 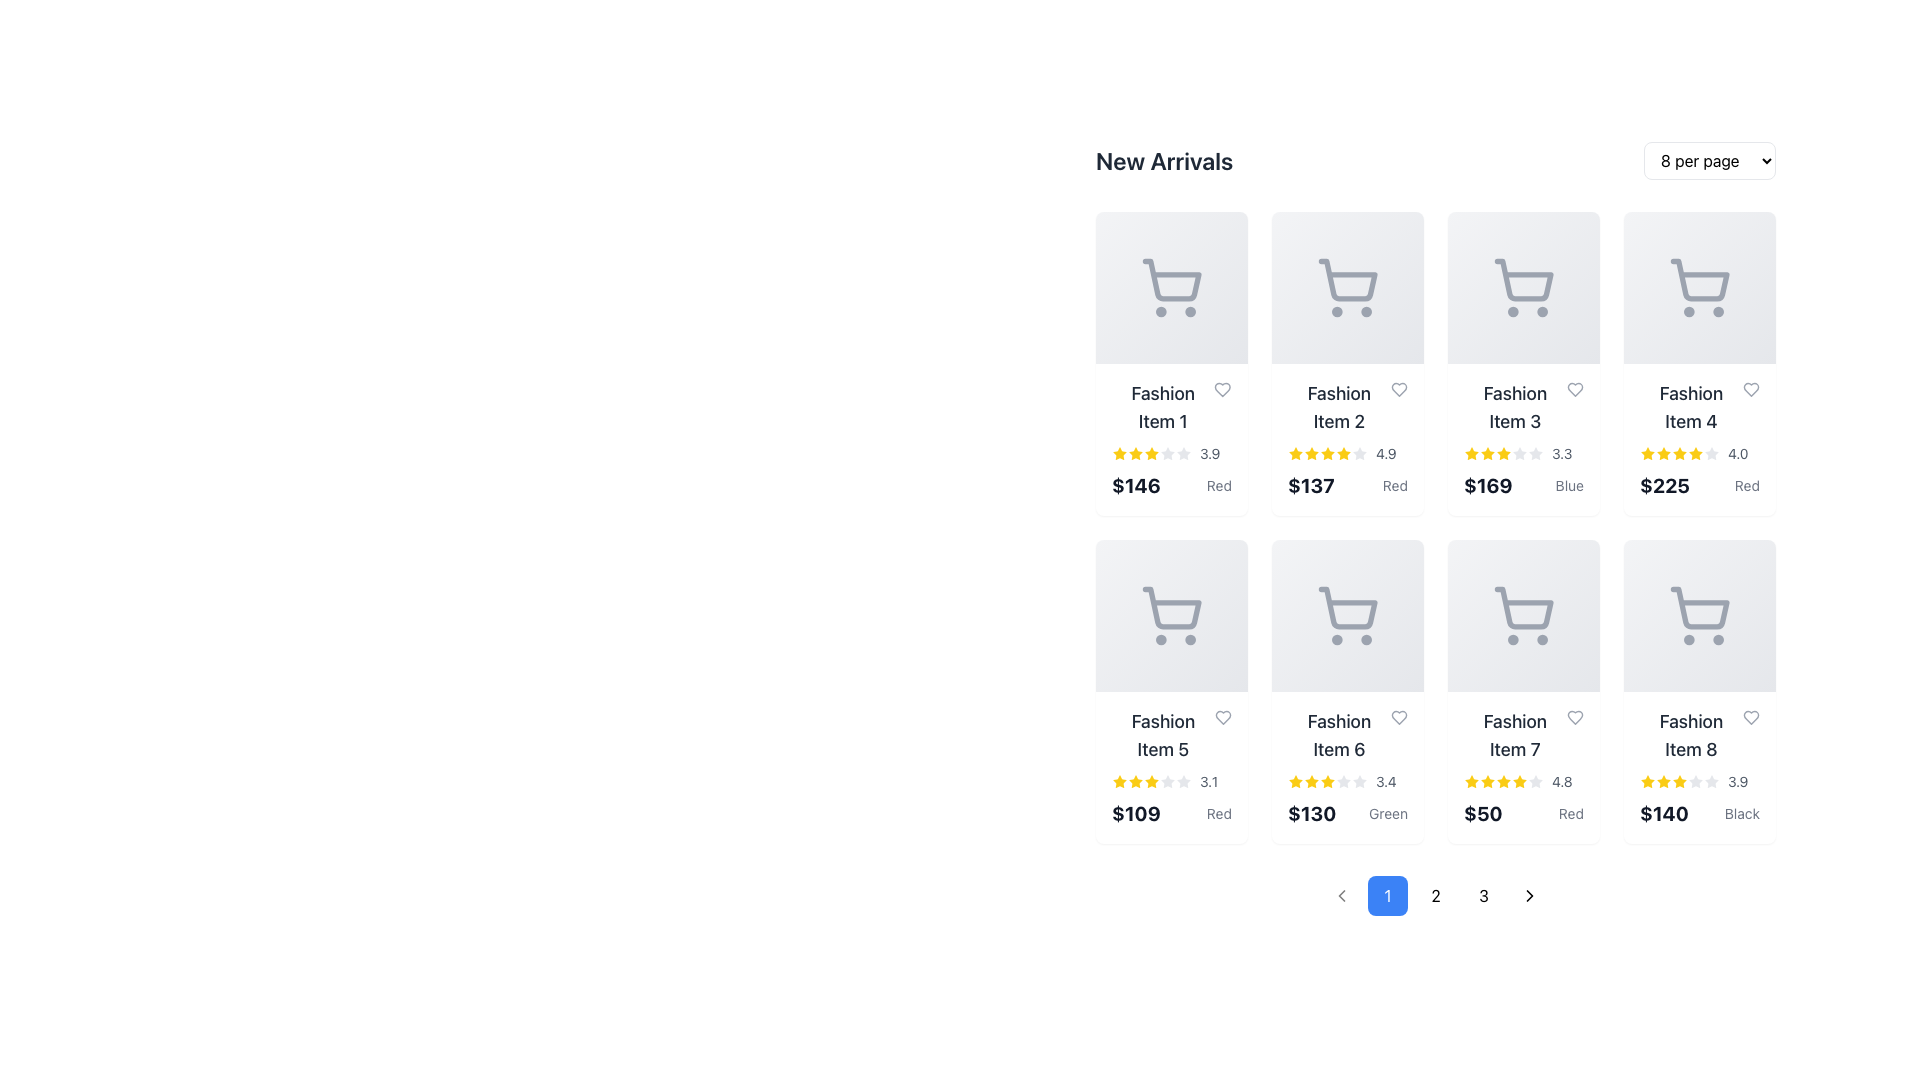 I want to click on the backward navigation icon located at the bottom-left section of the interface, so click(x=1342, y=894).